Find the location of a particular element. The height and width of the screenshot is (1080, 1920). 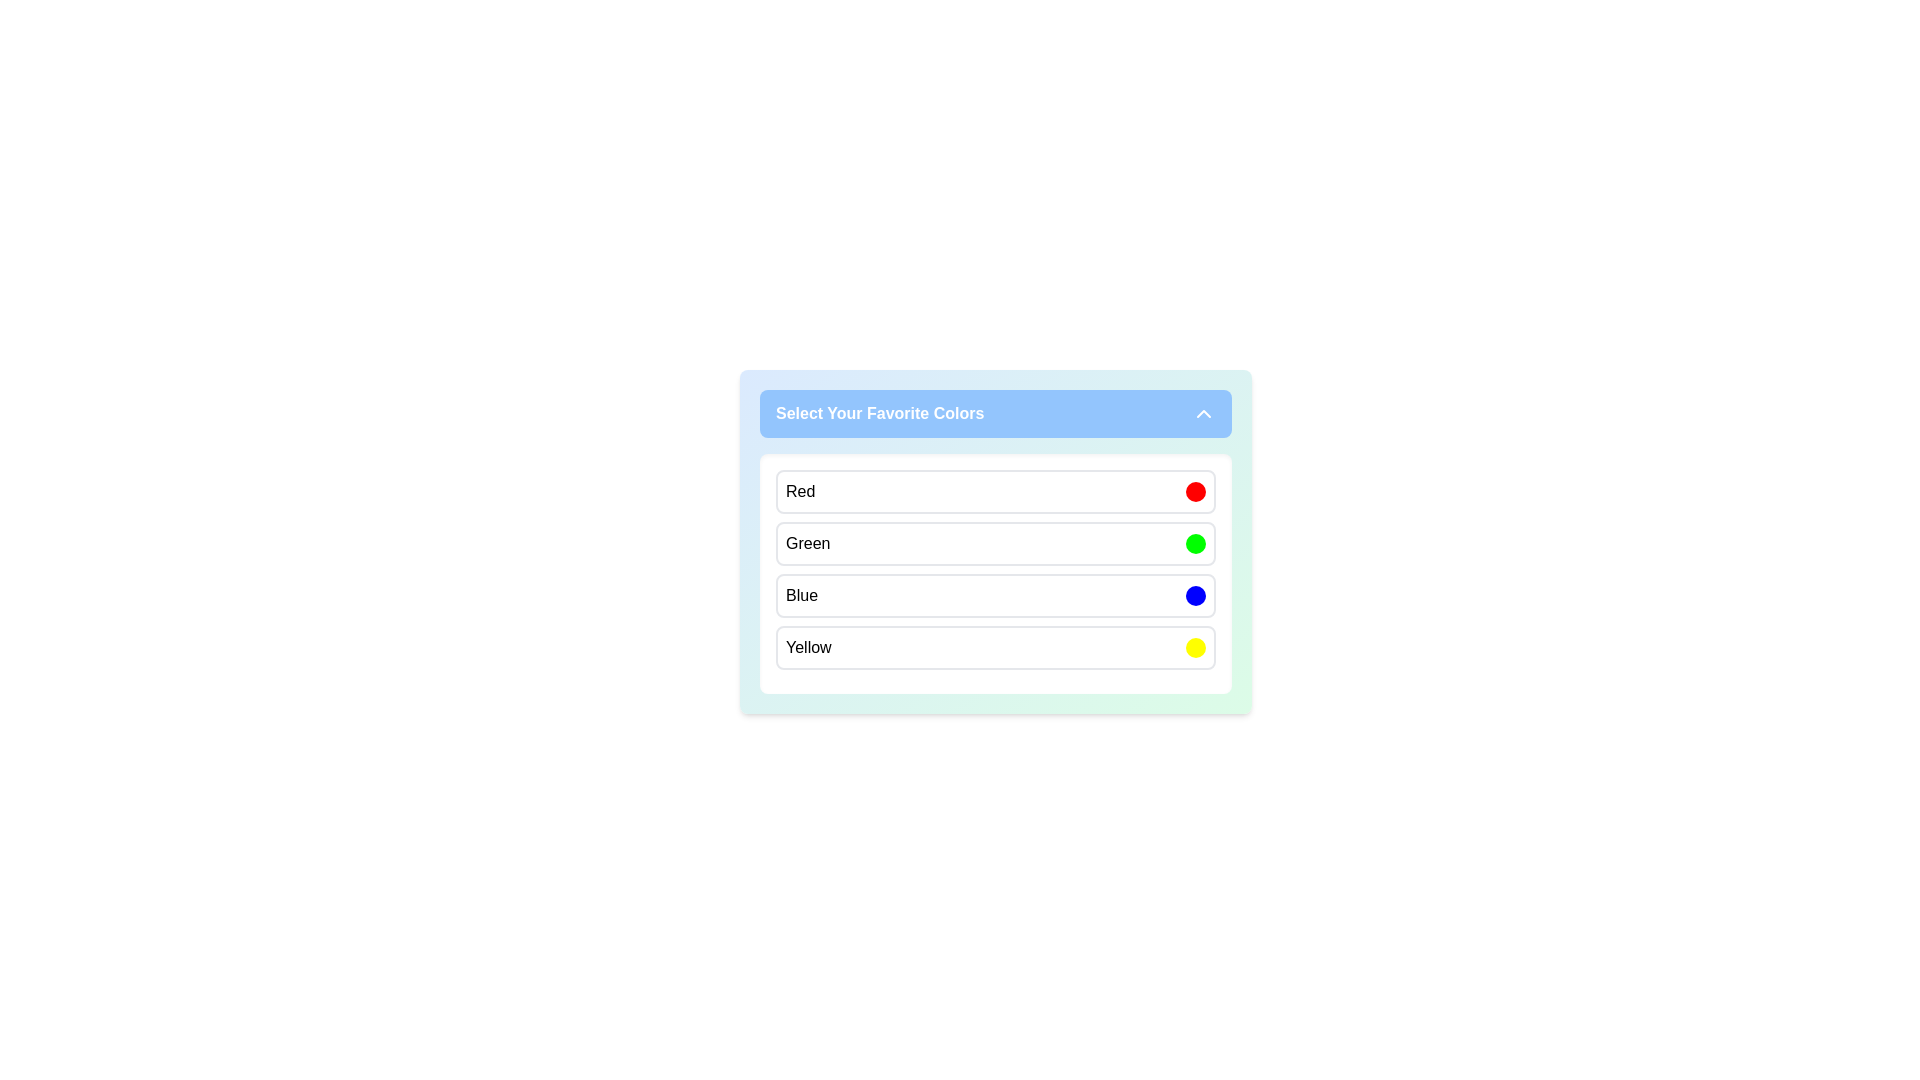

the circular blue Color indicator element located at the end of the 'Blue' entry in the list of colored entries, positioned at the end of the third row is located at coordinates (1195, 595).